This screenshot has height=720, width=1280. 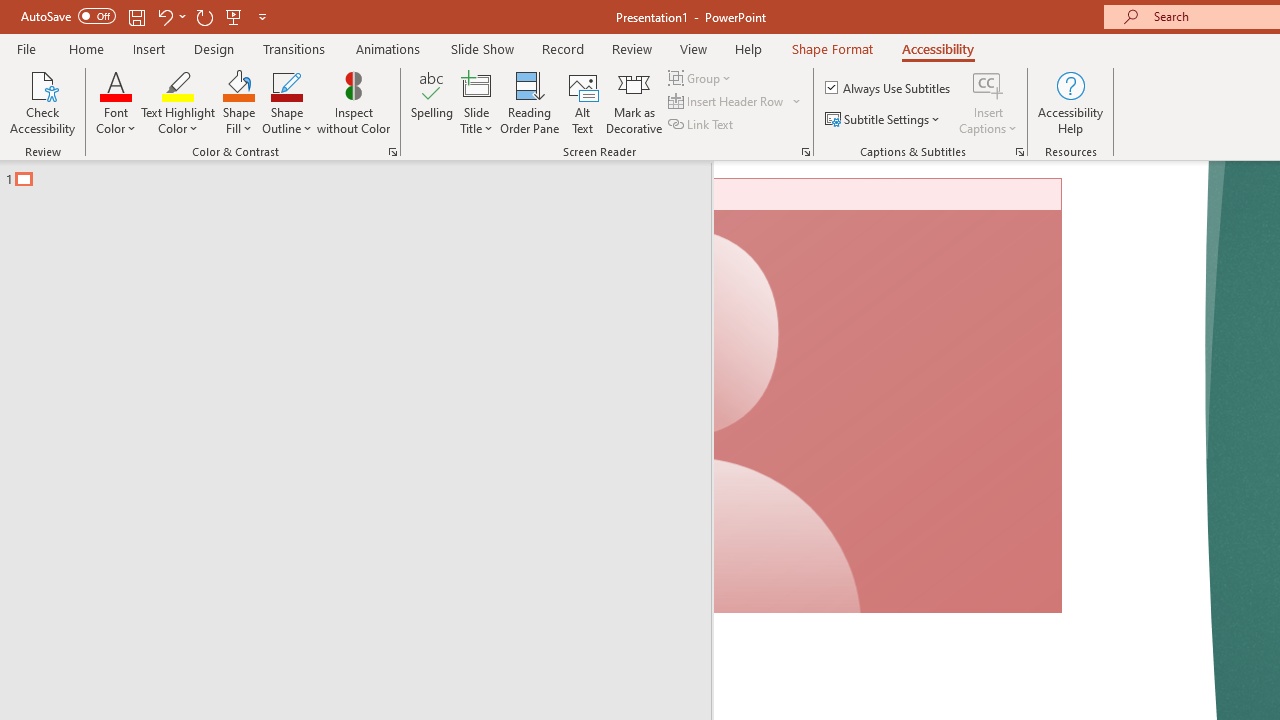 I want to click on 'Always Use Subtitles', so click(x=888, y=86).